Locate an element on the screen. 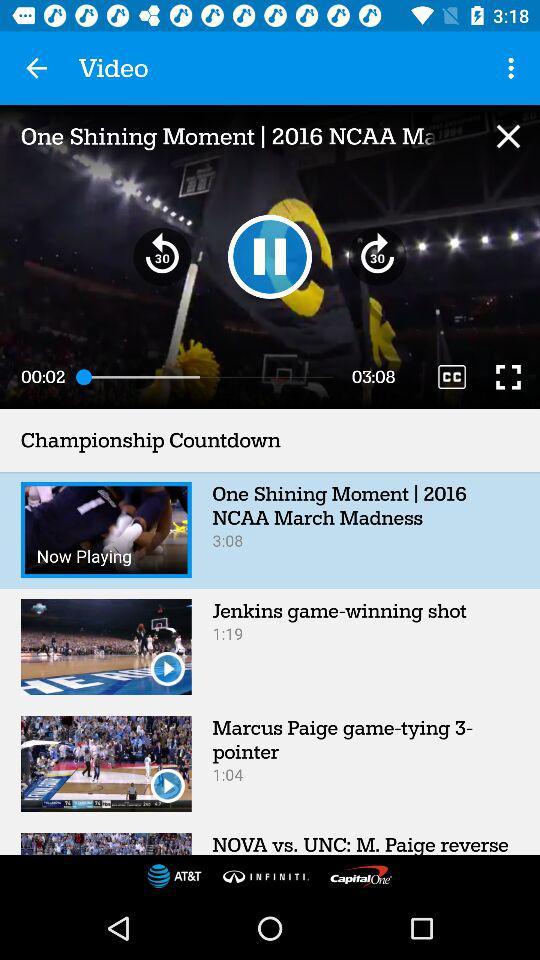  make screen wider while video is playing is located at coordinates (508, 376).